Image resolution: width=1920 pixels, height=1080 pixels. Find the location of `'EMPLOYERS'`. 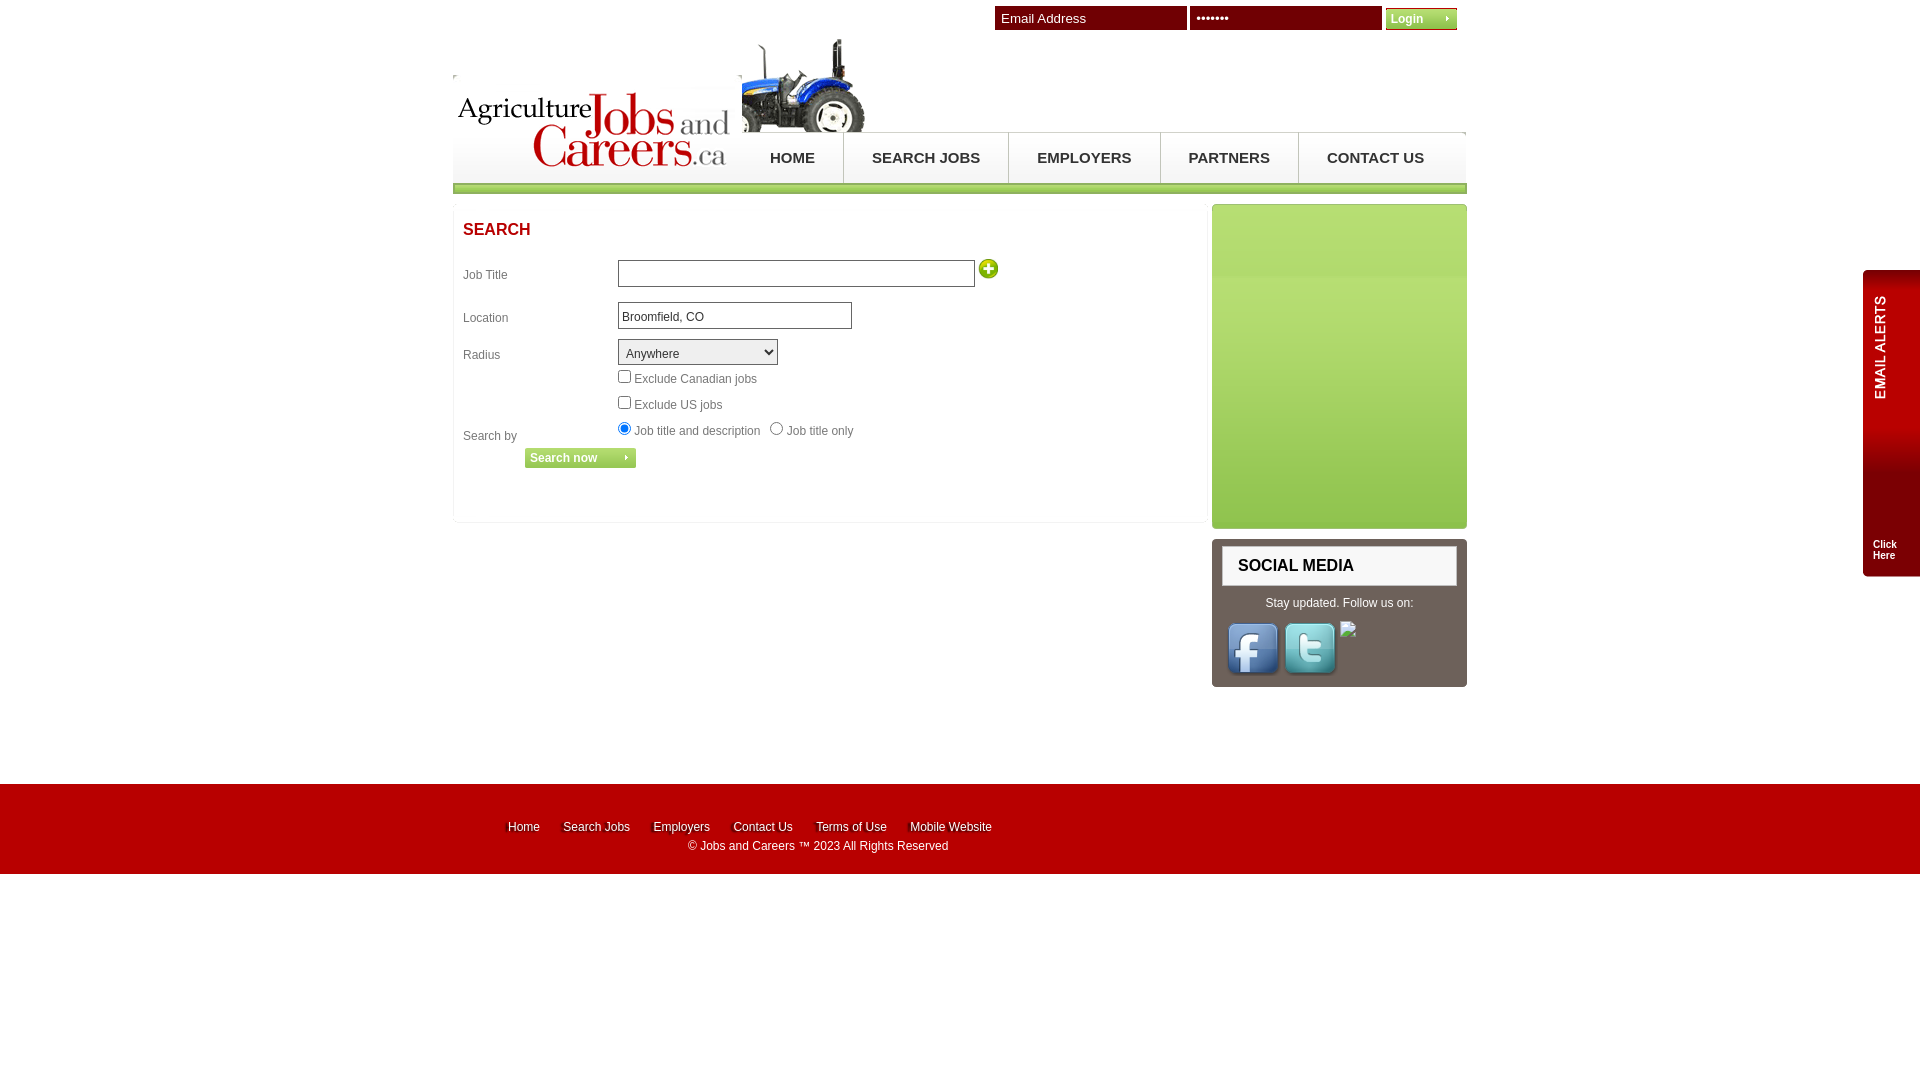

'EMPLOYERS' is located at coordinates (1008, 156).